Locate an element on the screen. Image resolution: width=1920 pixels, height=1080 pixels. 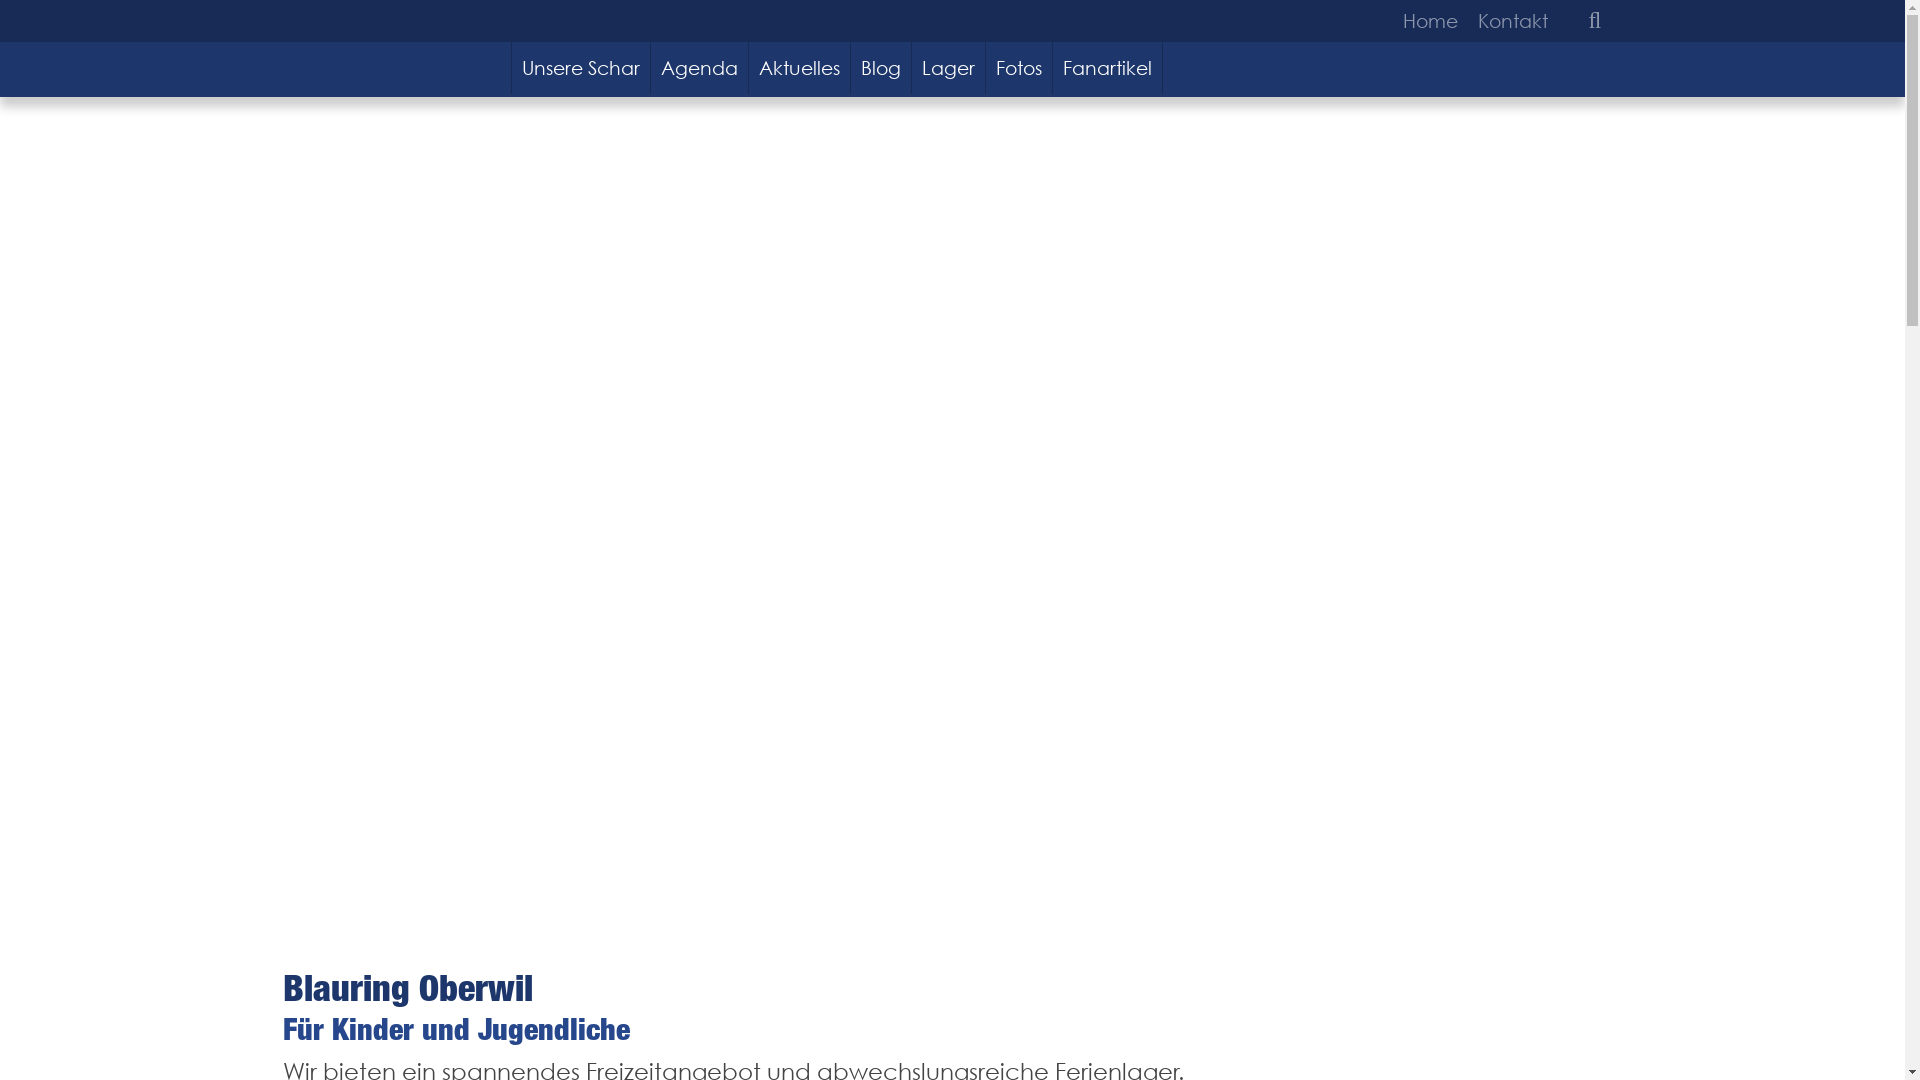
'Kontakt' is located at coordinates (1507, 20).